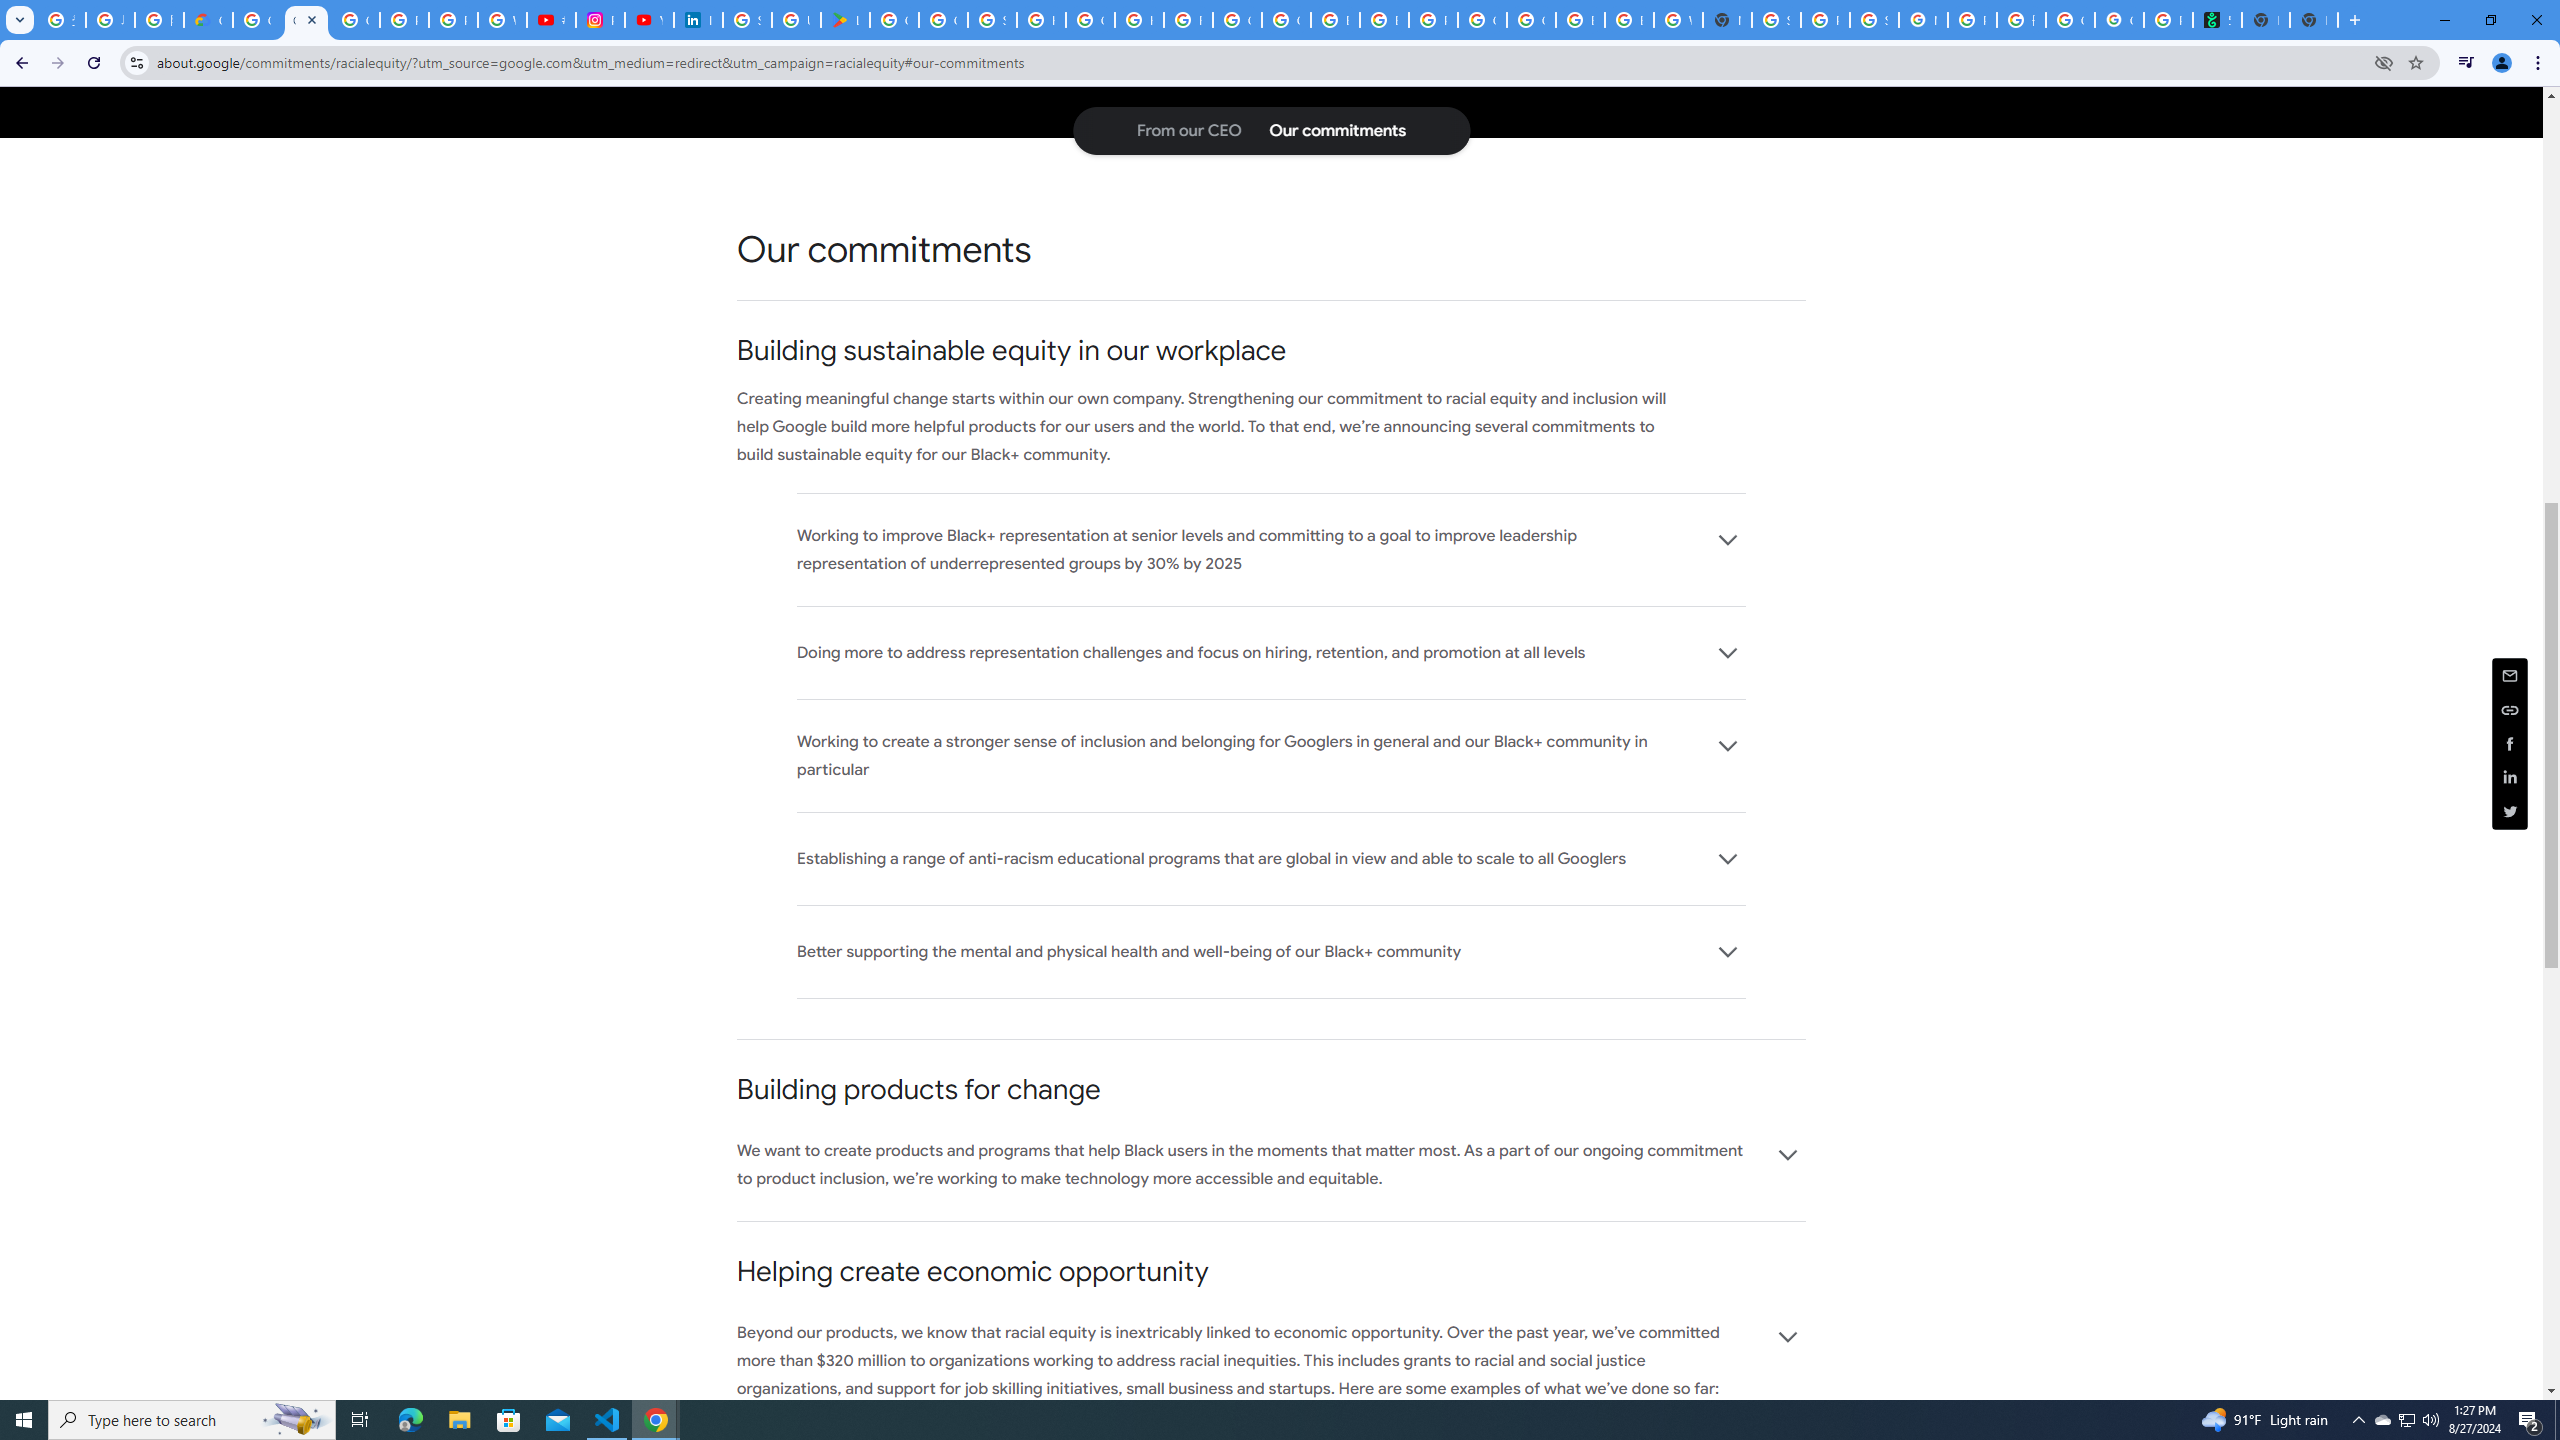  Describe the element at coordinates (1189, 130) in the screenshot. I see `'From our CEO: Jump to page section'` at that location.